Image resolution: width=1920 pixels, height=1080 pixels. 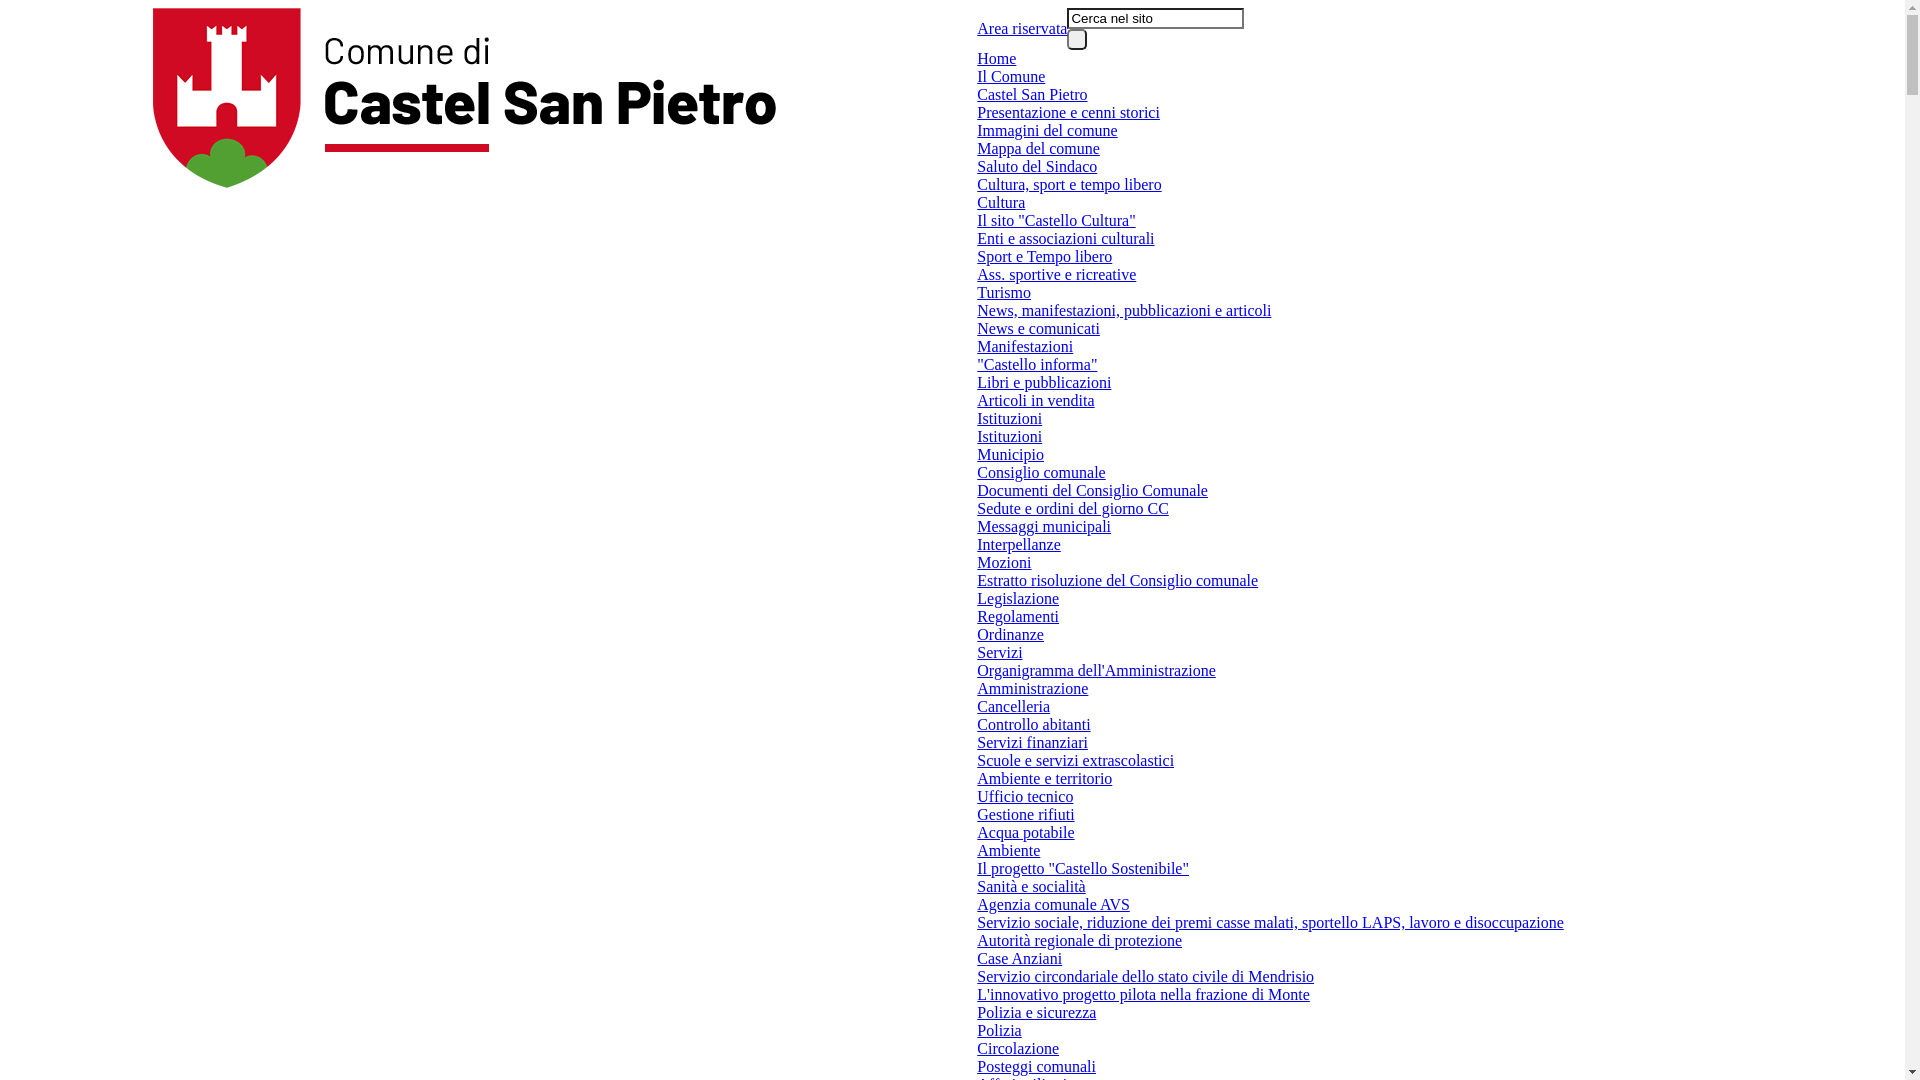 I want to click on 'Documenti del Consiglio Comunale', so click(x=977, y=490).